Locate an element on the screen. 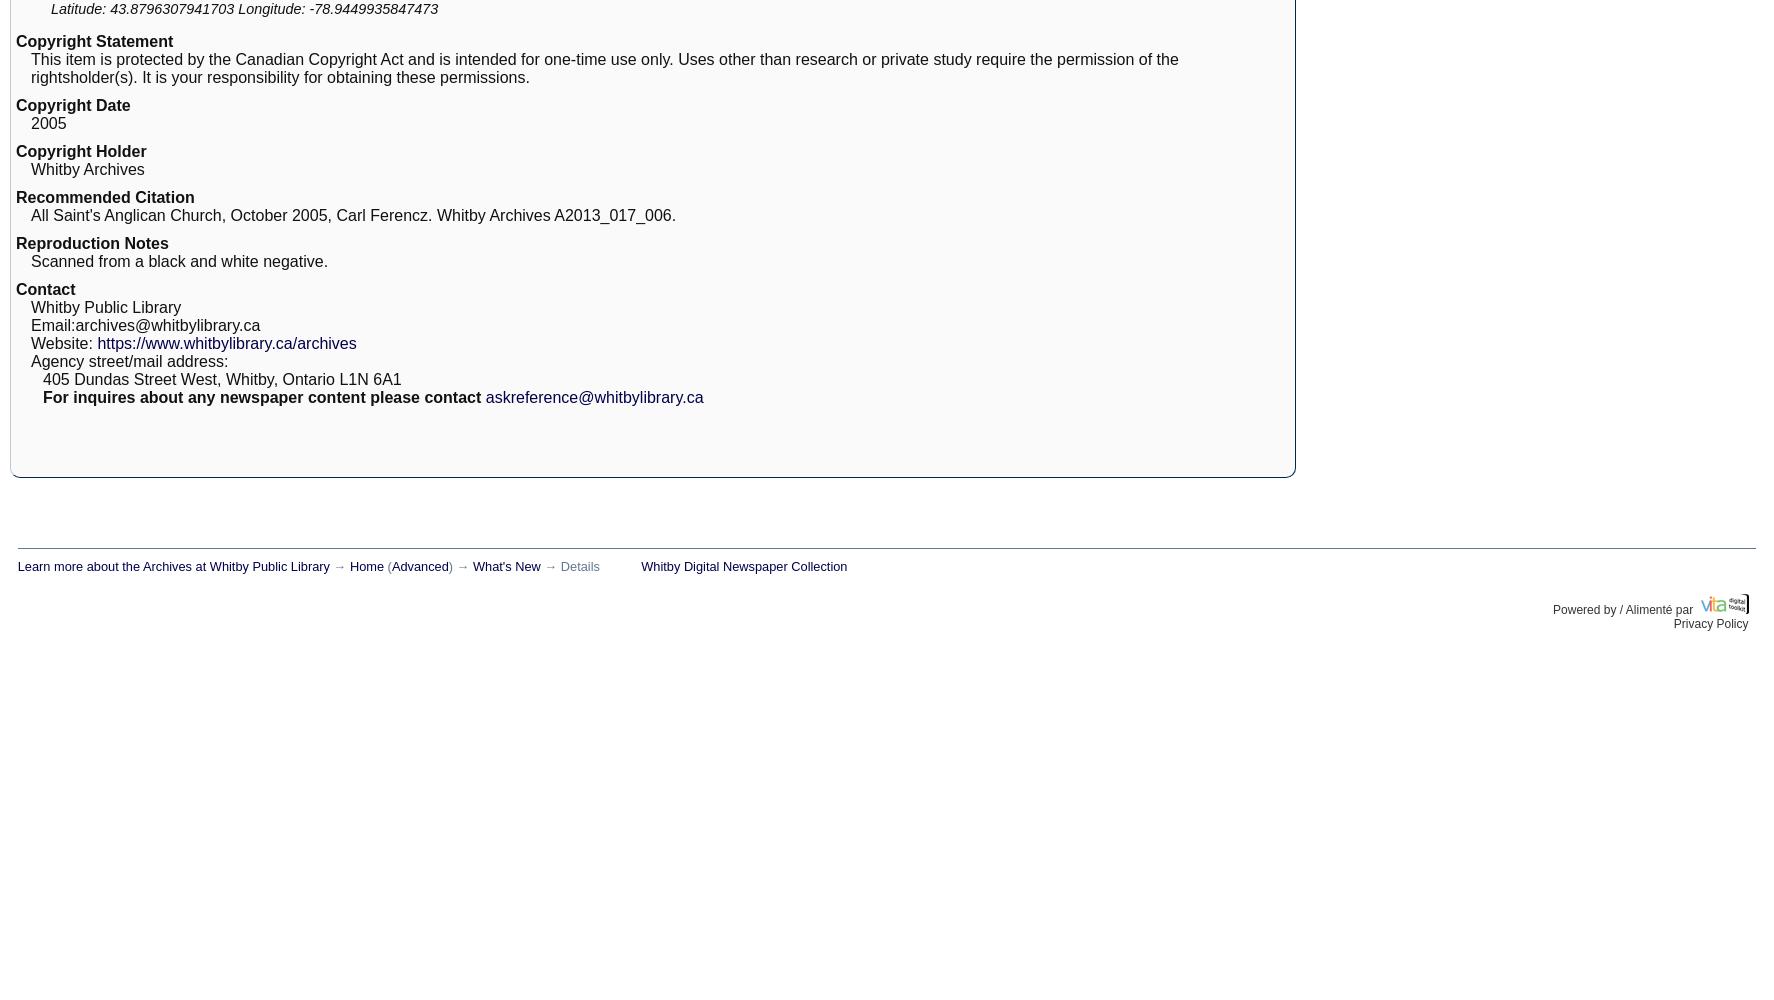  'Whitby Digital Newspaper Collection' is located at coordinates (743, 565).